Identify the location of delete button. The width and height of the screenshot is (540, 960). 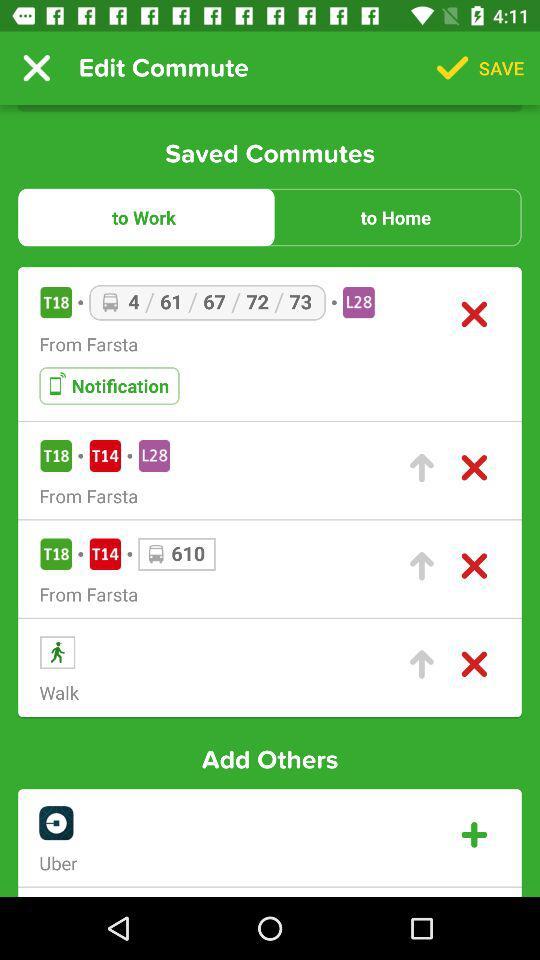
(473, 566).